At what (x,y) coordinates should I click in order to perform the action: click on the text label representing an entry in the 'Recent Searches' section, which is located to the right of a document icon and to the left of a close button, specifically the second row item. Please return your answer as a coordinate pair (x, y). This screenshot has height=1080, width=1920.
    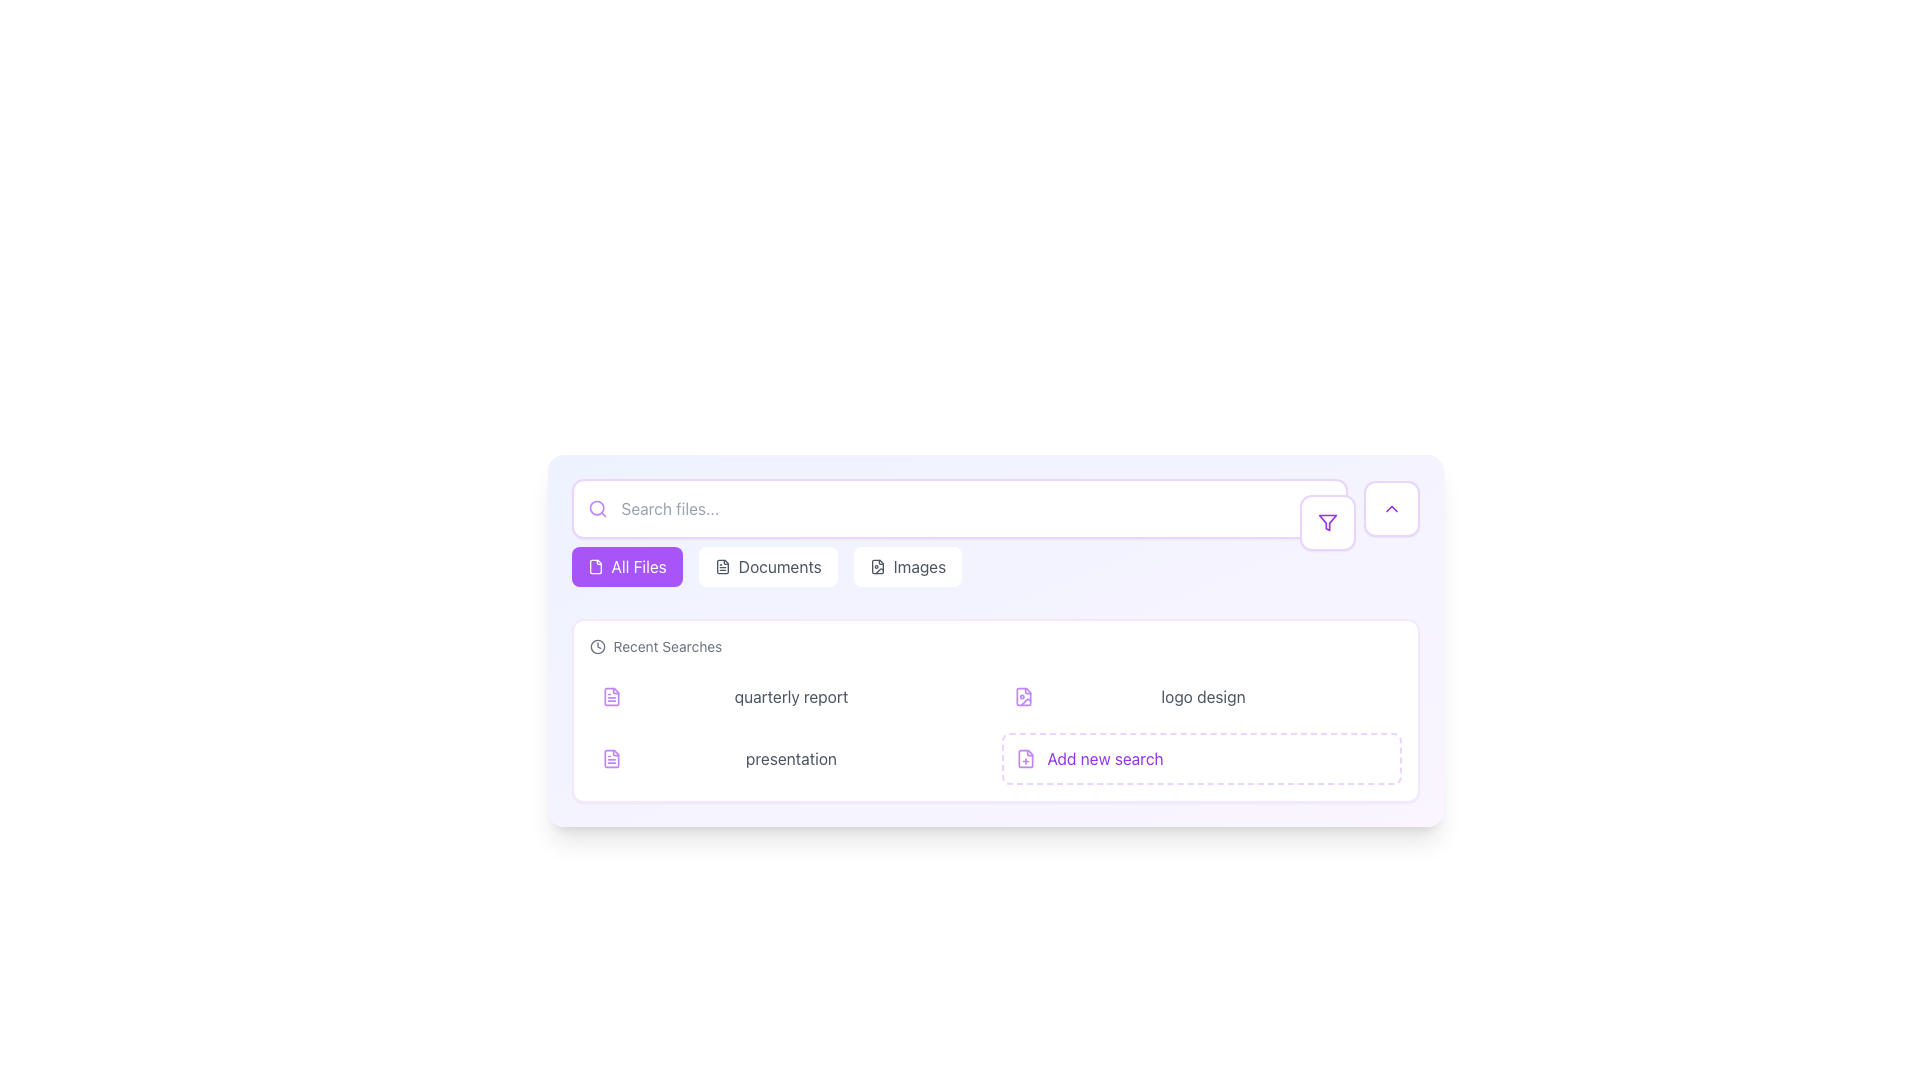
    Looking at the image, I should click on (790, 696).